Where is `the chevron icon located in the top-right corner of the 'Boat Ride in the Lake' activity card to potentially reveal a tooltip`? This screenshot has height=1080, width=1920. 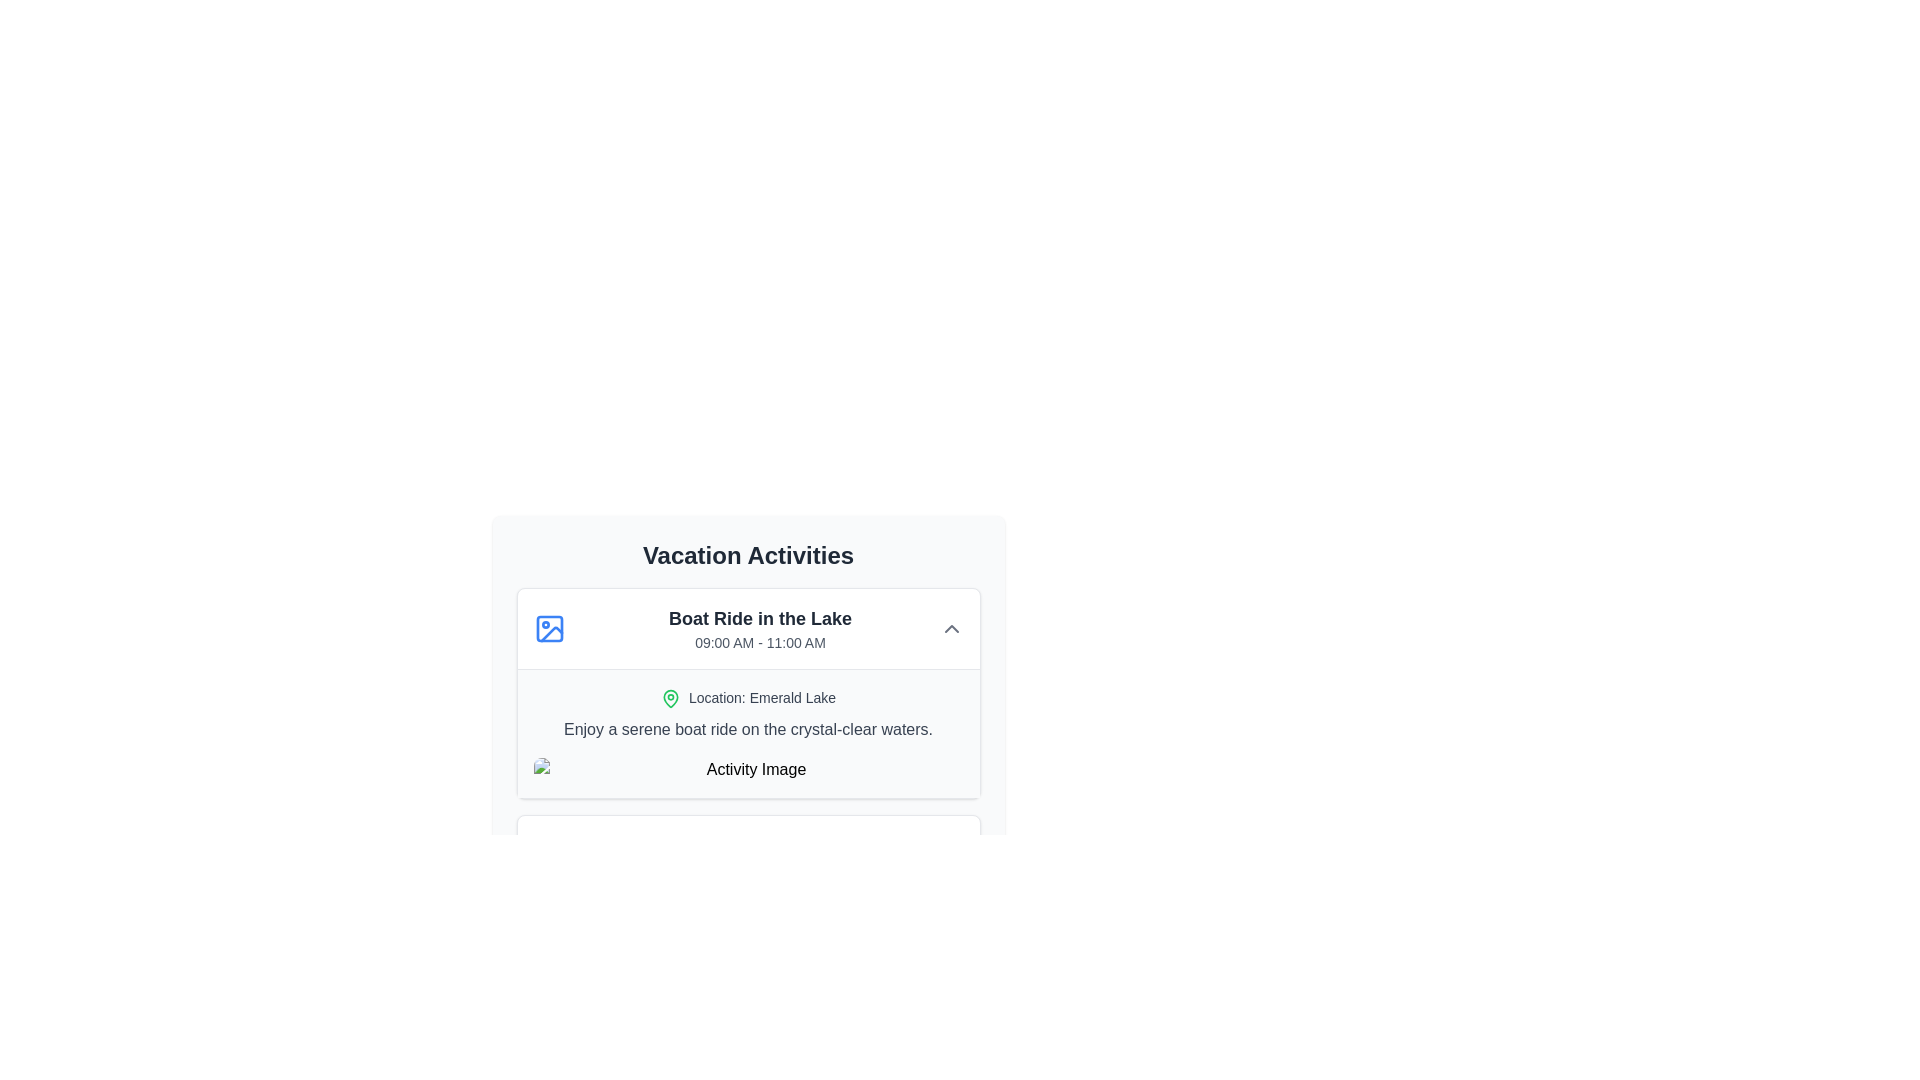
the chevron icon located in the top-right corner of the 'Boat Ride in the Lake' activity card to potentially reveal a tooltip is located at coordinates (950, 627).